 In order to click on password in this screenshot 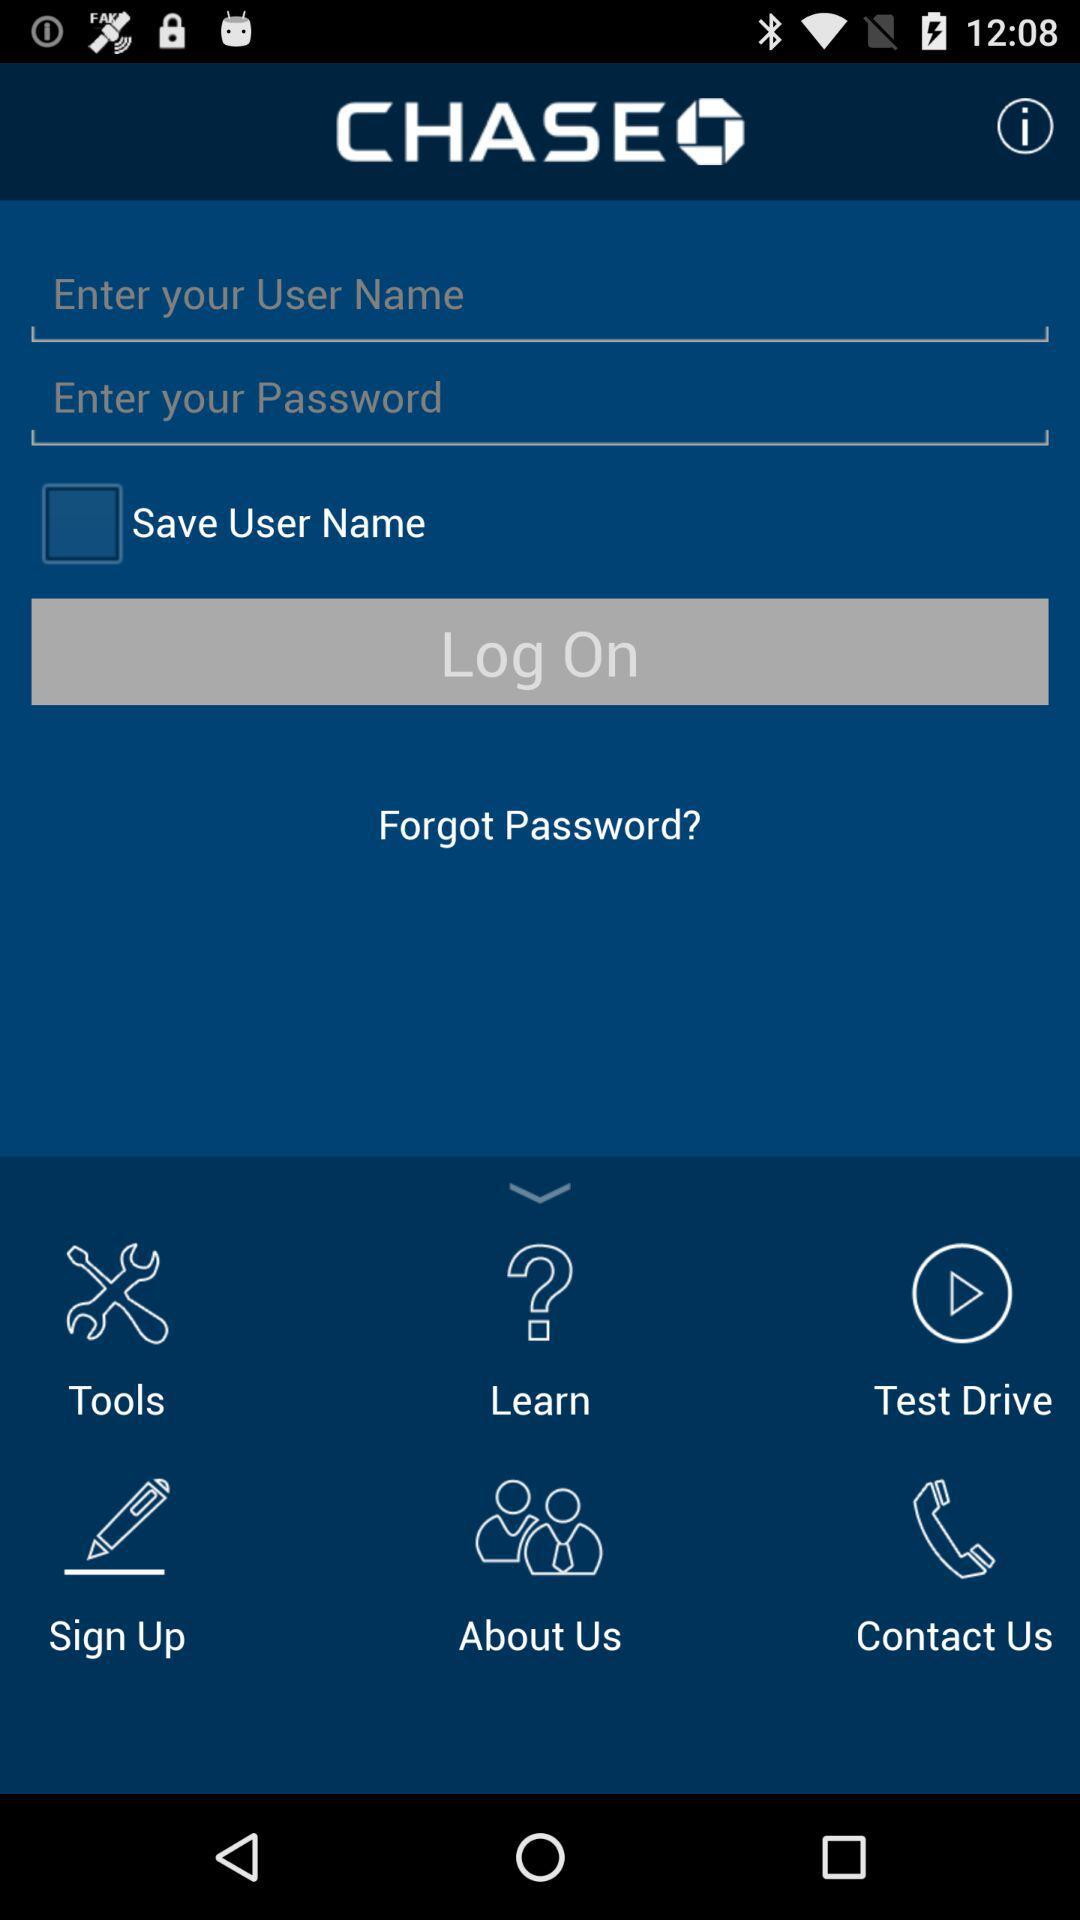, I will do `click(540, 395)`.